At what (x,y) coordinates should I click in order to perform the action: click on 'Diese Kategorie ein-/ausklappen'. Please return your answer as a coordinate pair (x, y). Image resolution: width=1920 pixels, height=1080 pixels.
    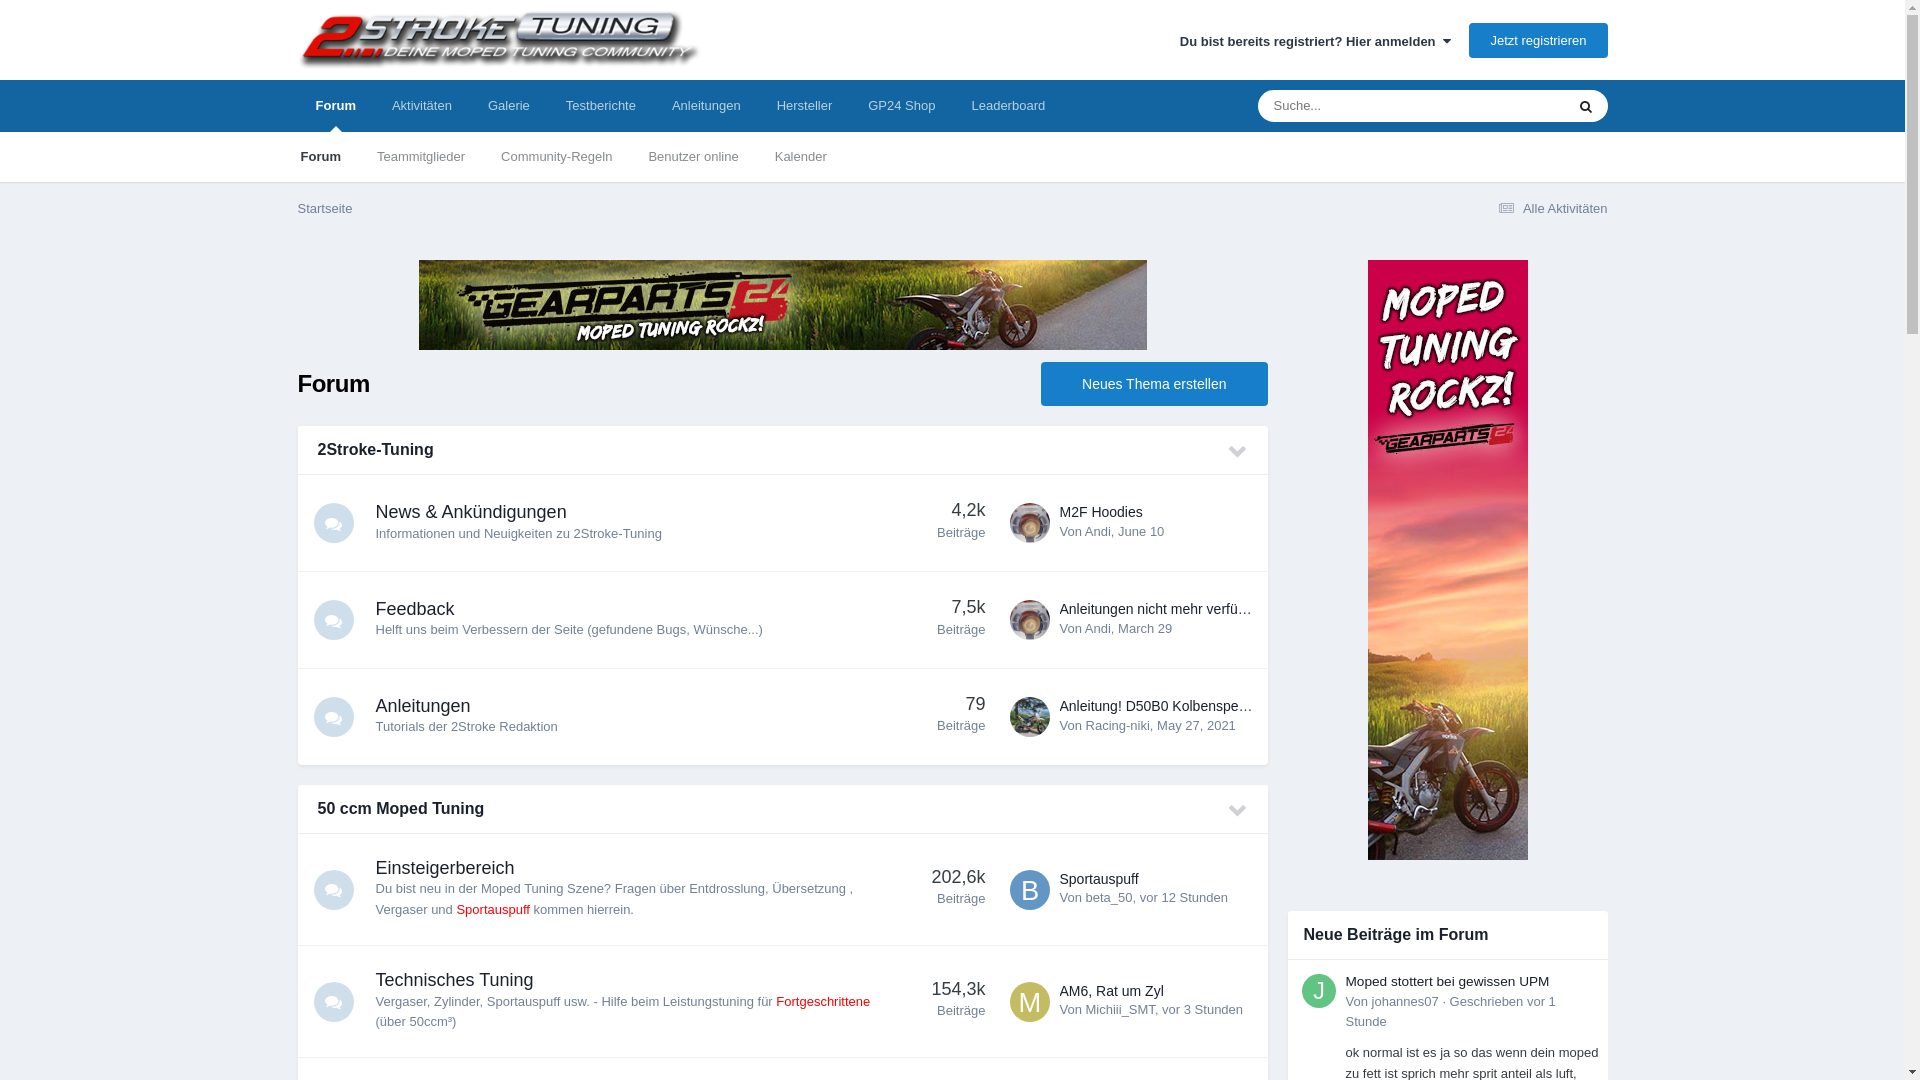
    Looking at the image, I should click on (1237, 451).